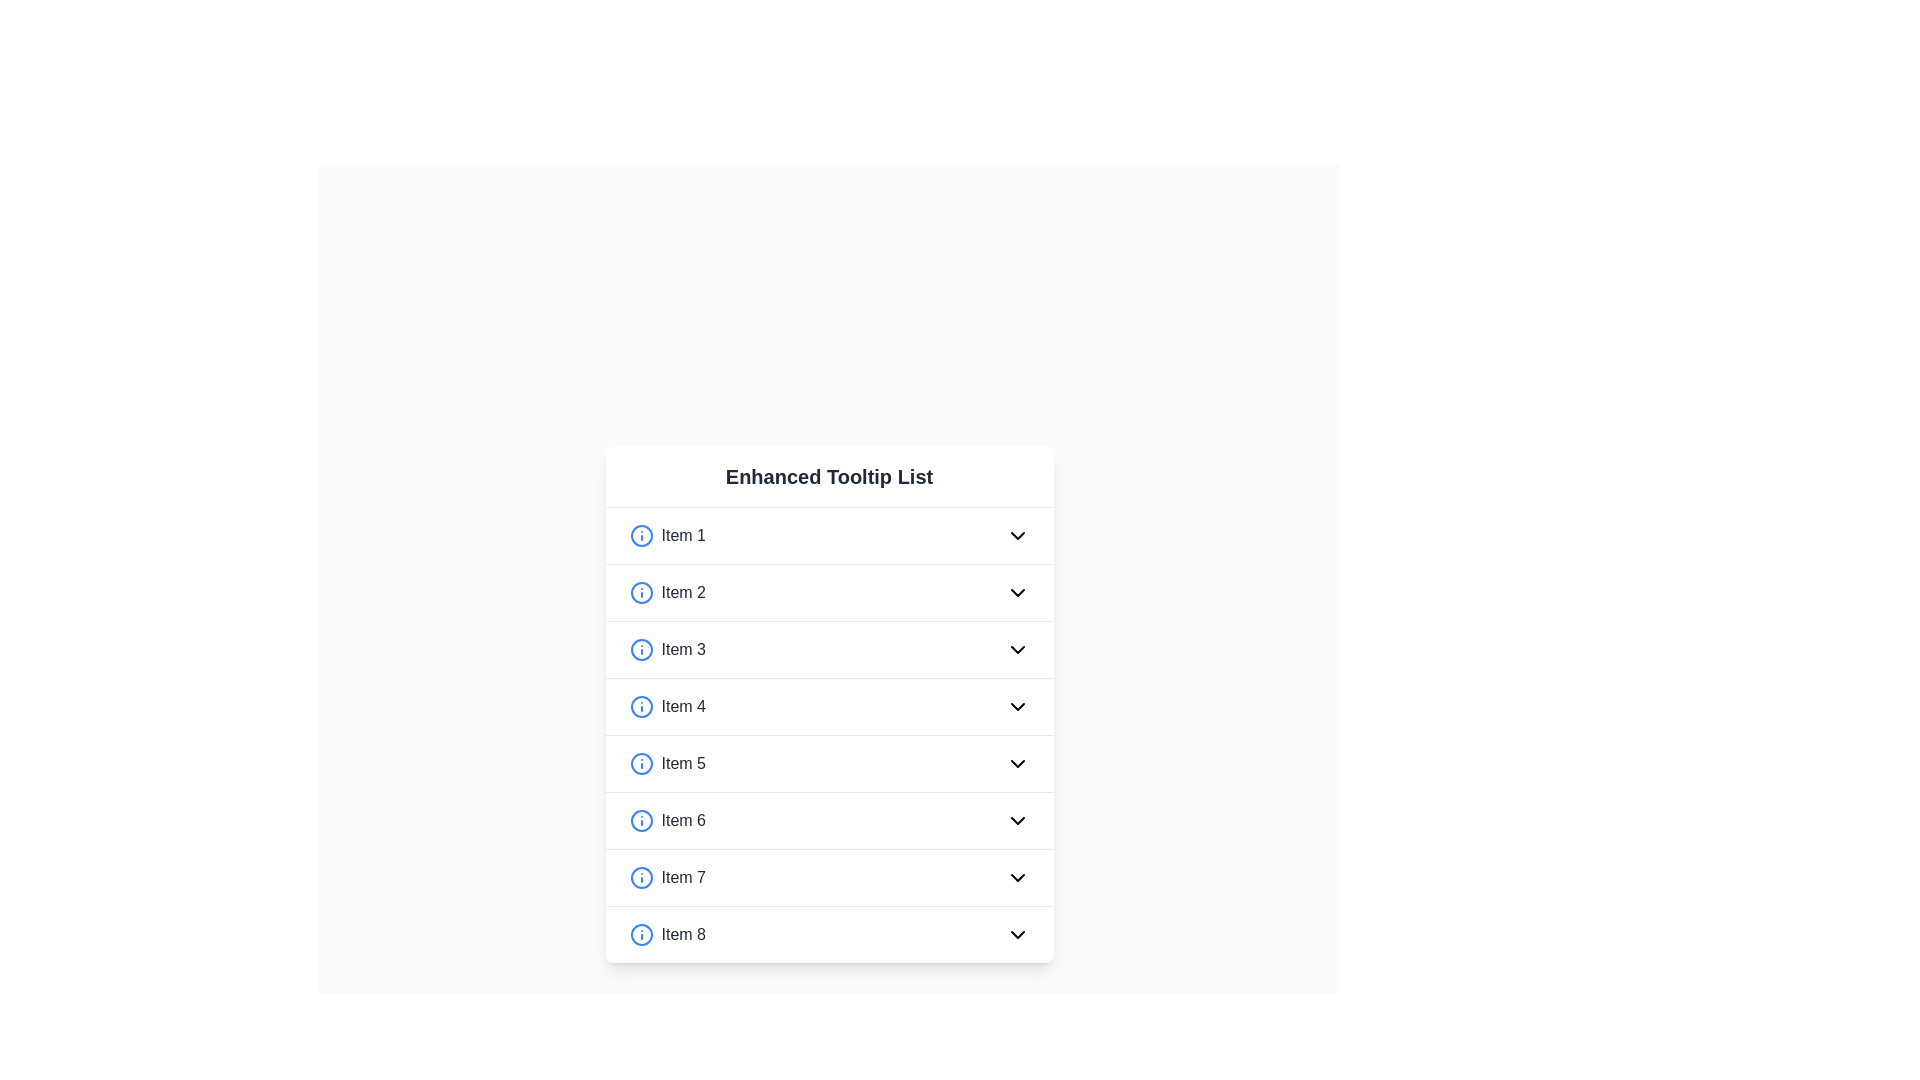 This screenshot has width=1920, height=1080. What do you see at coordinates (641, 763) in the screenshot?
I see `the circular icon indicating 'Item 5' in the 'Enhanced Tooltip List', which serves as an information tooltip` at bounding box center [641, 763].